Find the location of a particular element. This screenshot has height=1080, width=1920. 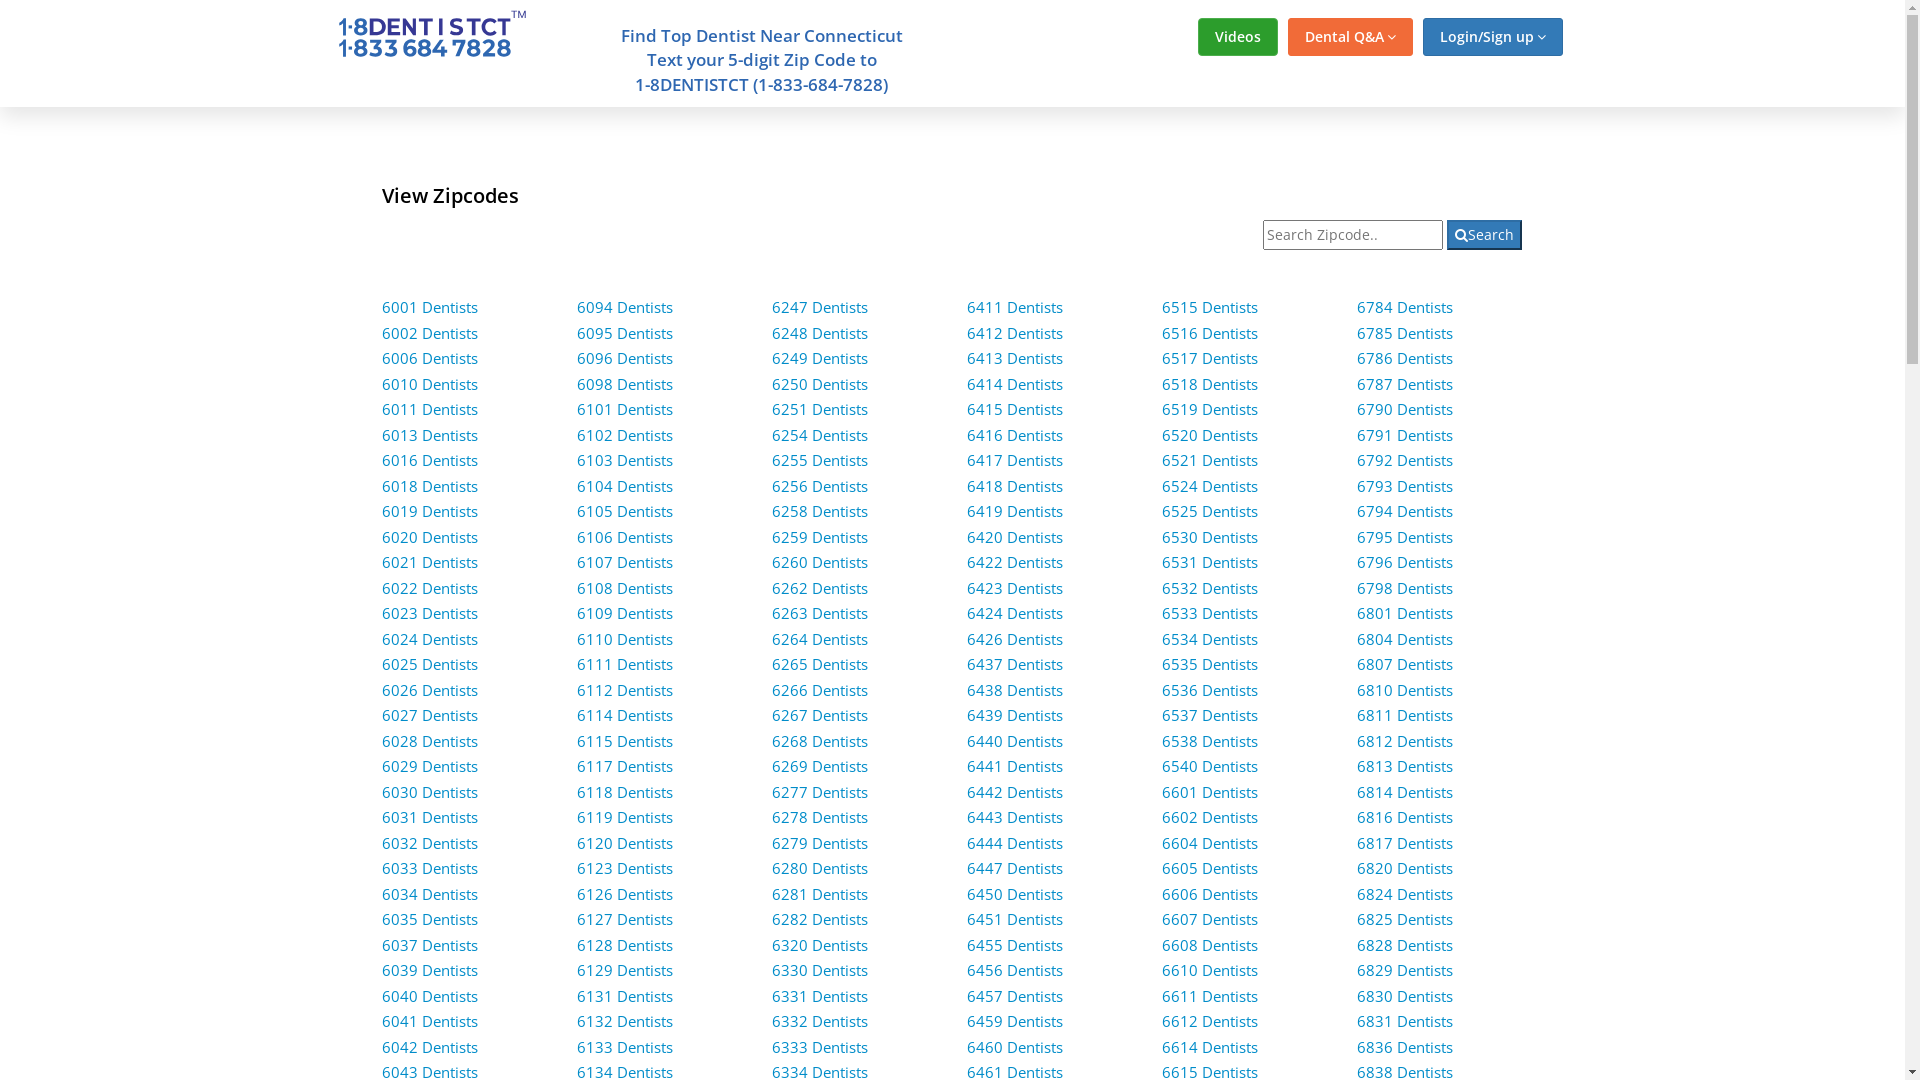

'6019 Dentists' is located at coordinates (429, 509).